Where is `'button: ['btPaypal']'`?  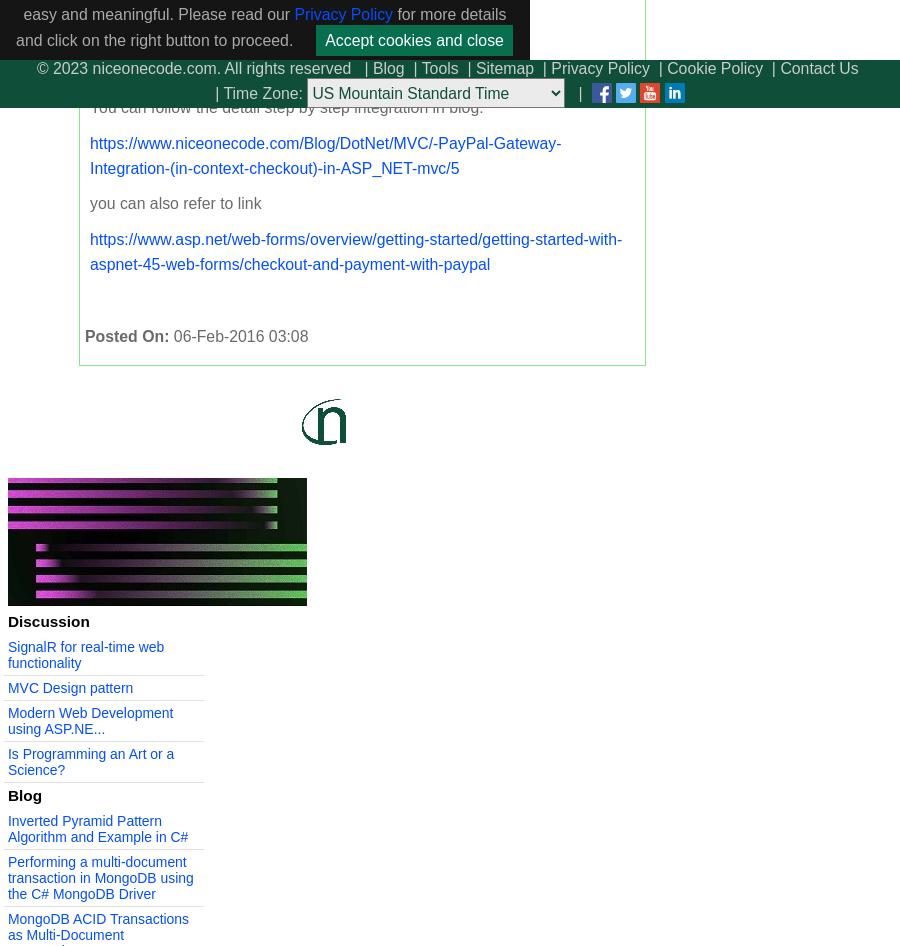 'button: ['btPaypal']' is located at coordinates (177, 38).